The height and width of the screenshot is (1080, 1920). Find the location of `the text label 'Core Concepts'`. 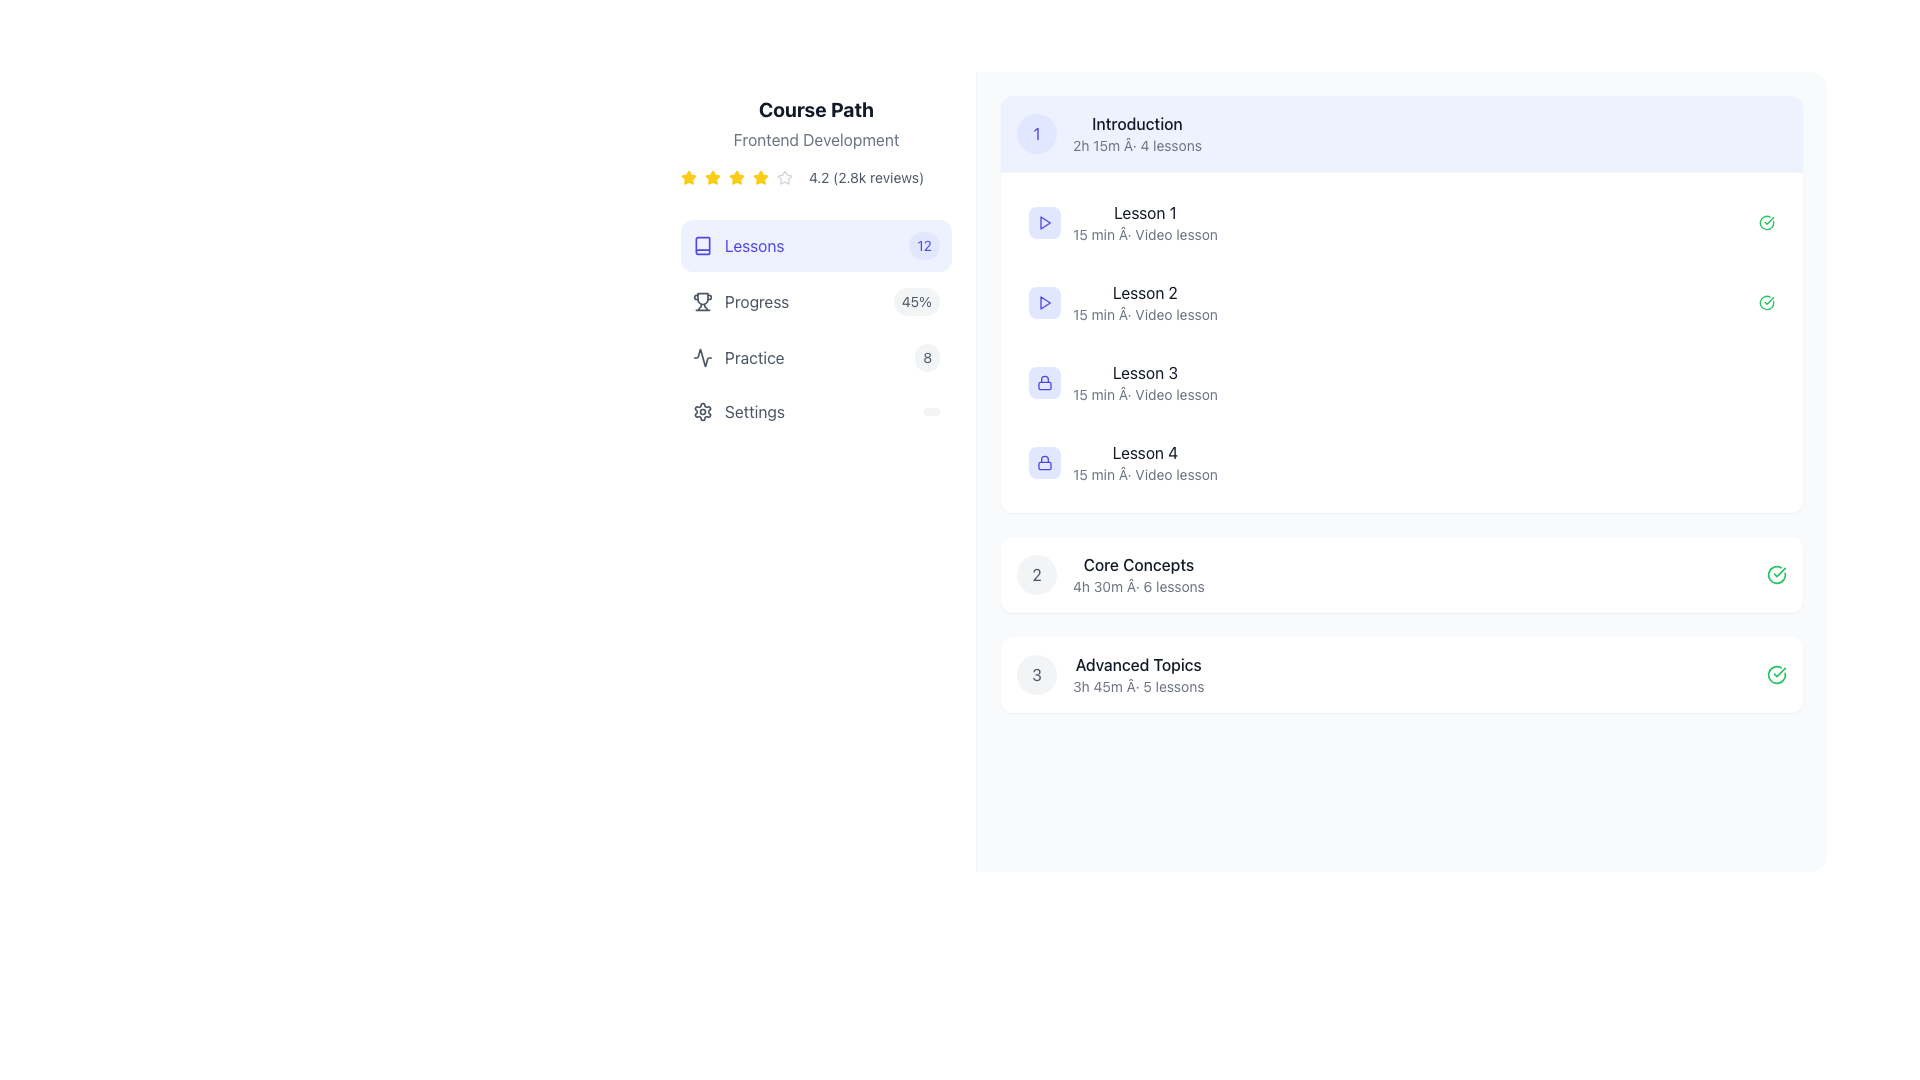

the text label 'Core Concepts' is located at coordinates (1138, 564).